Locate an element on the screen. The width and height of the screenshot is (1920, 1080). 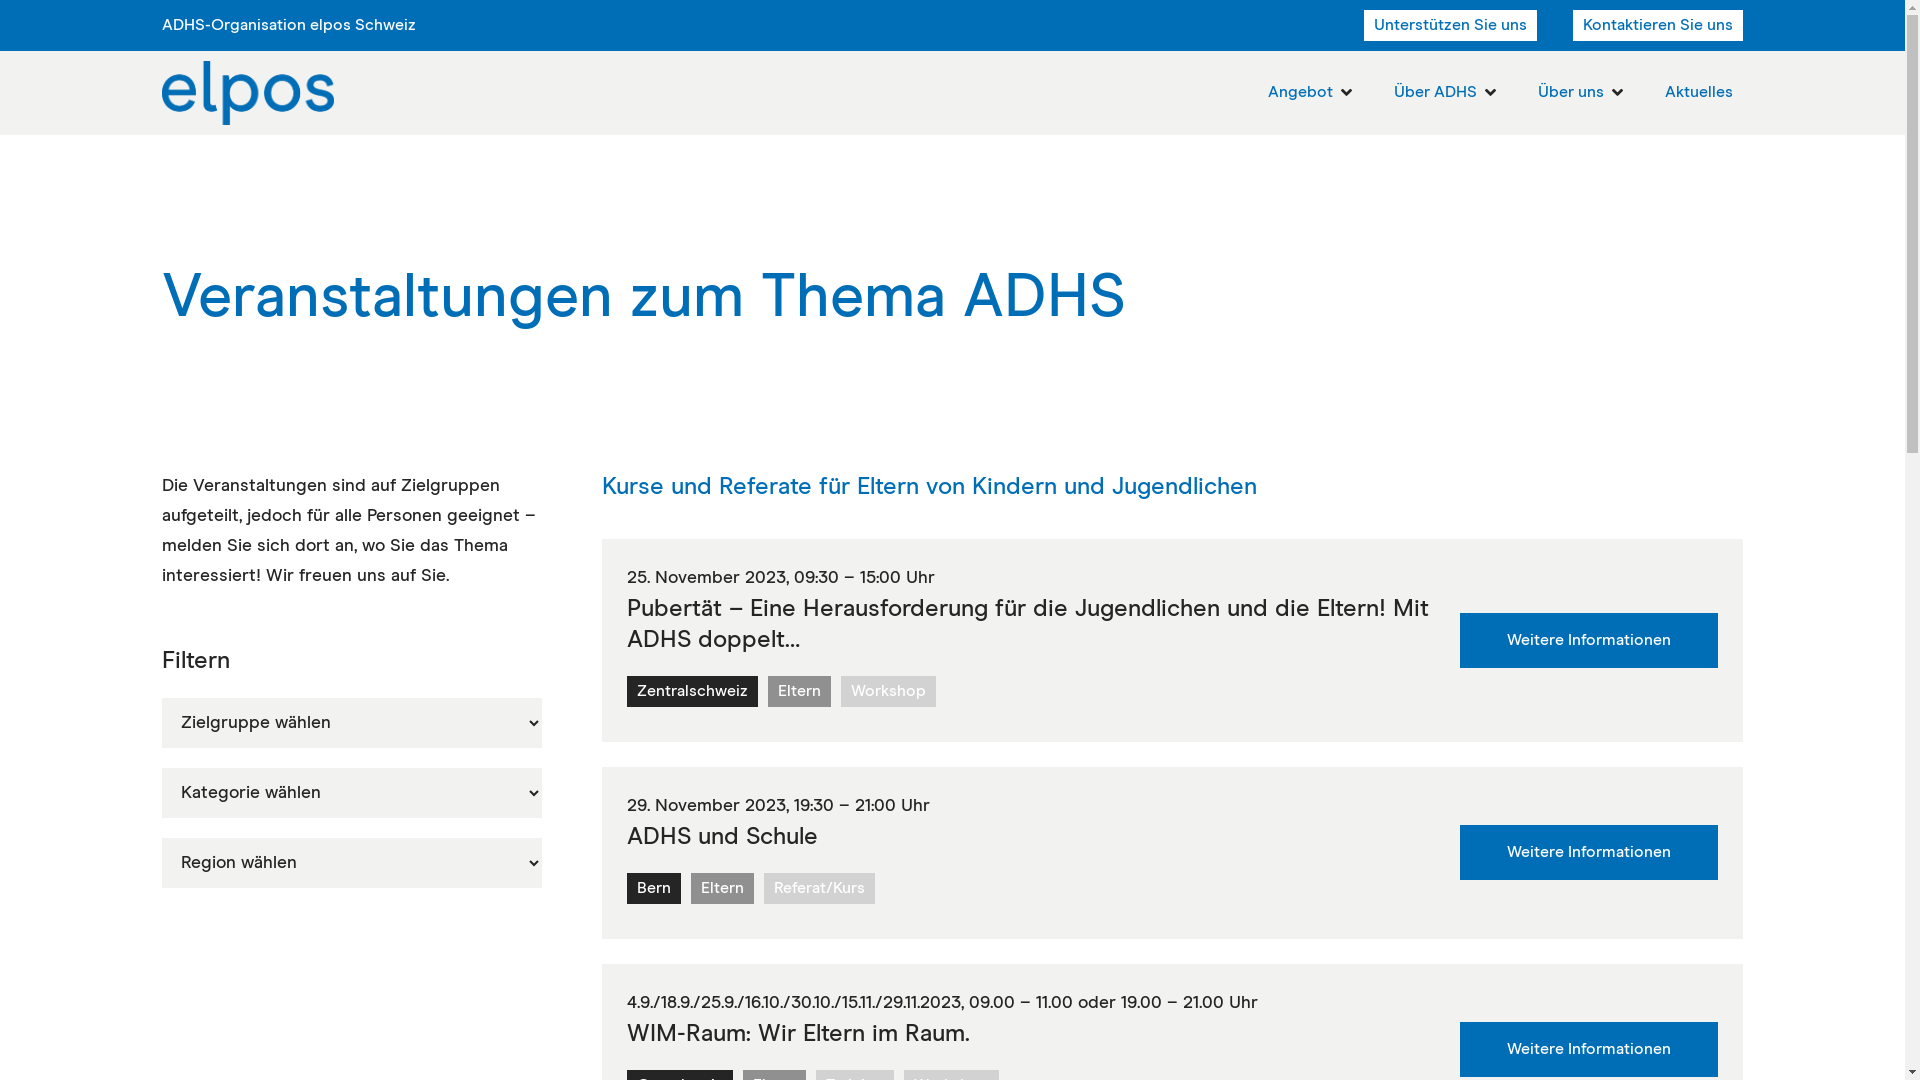
'Aktuelles' is located at coordinates (1665, 92).